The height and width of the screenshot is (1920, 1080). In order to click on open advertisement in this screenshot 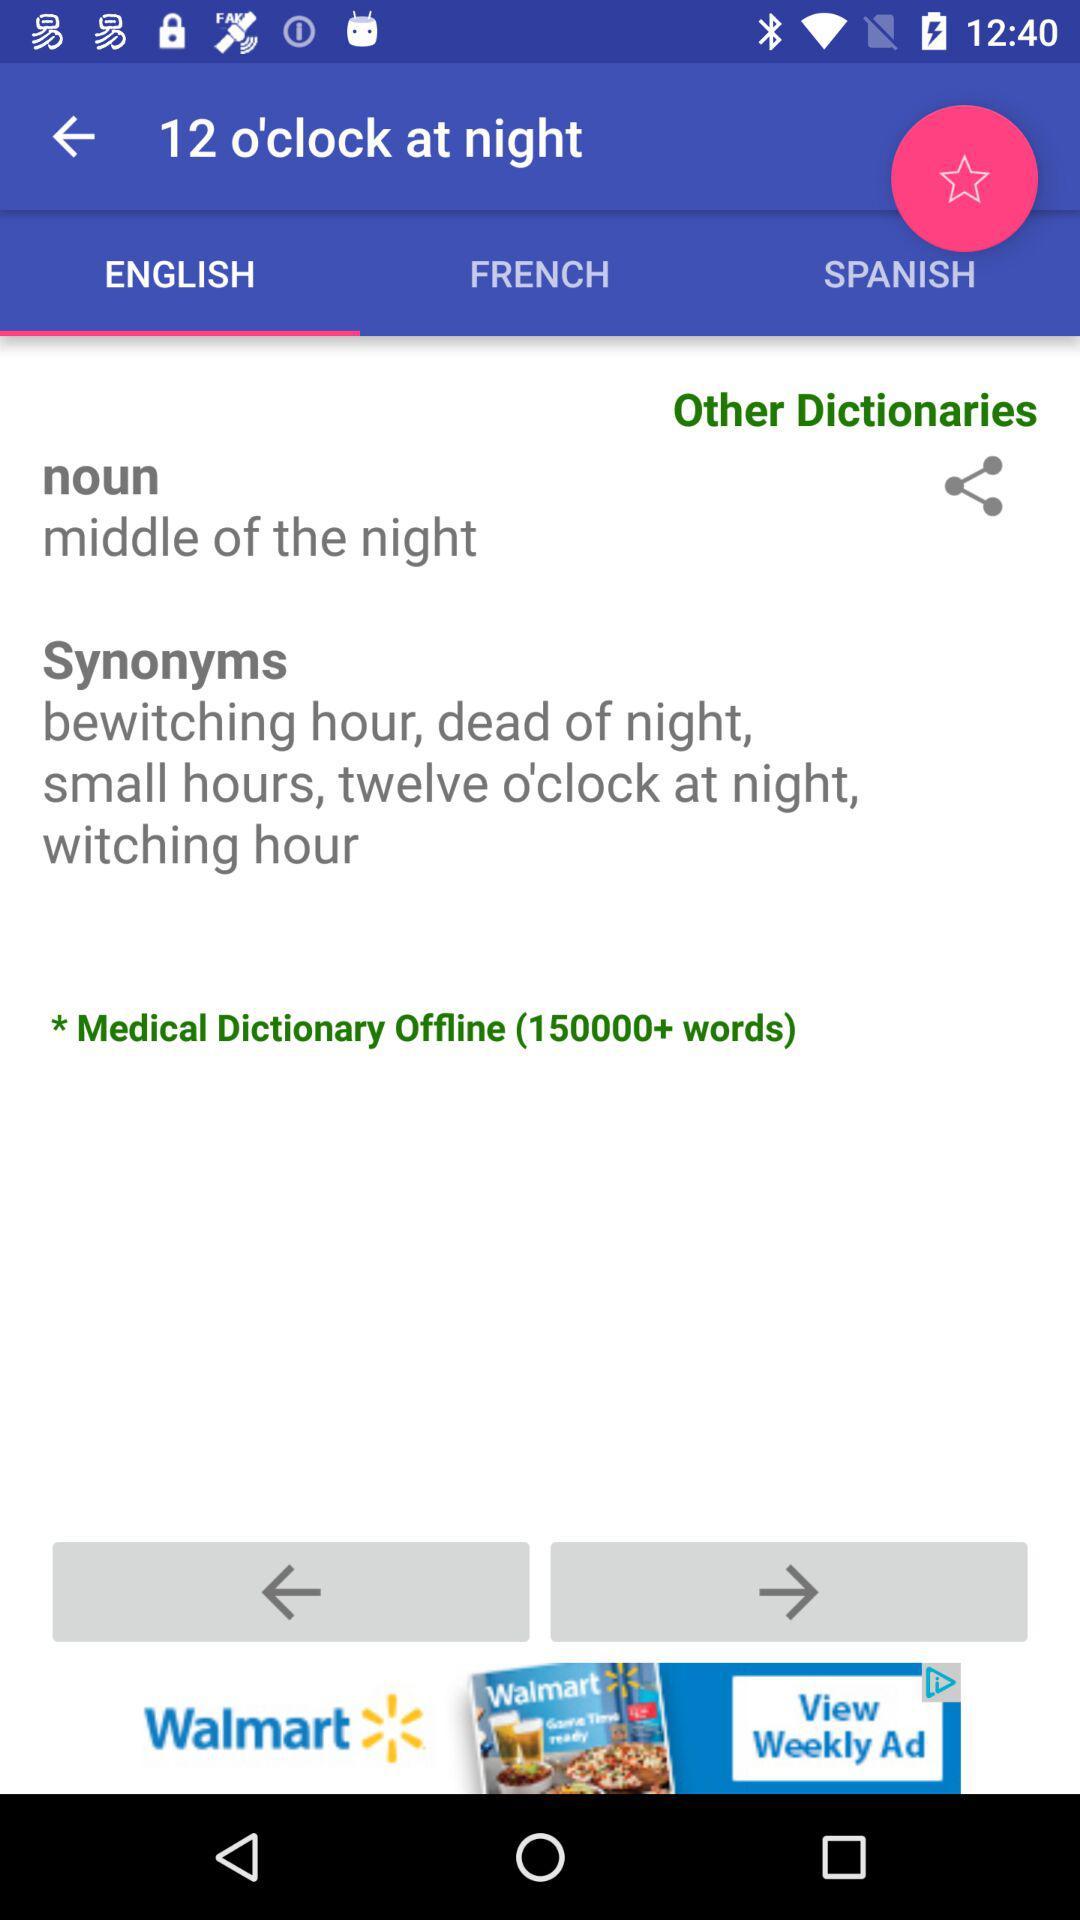, I will do `click(540, 1727)`.